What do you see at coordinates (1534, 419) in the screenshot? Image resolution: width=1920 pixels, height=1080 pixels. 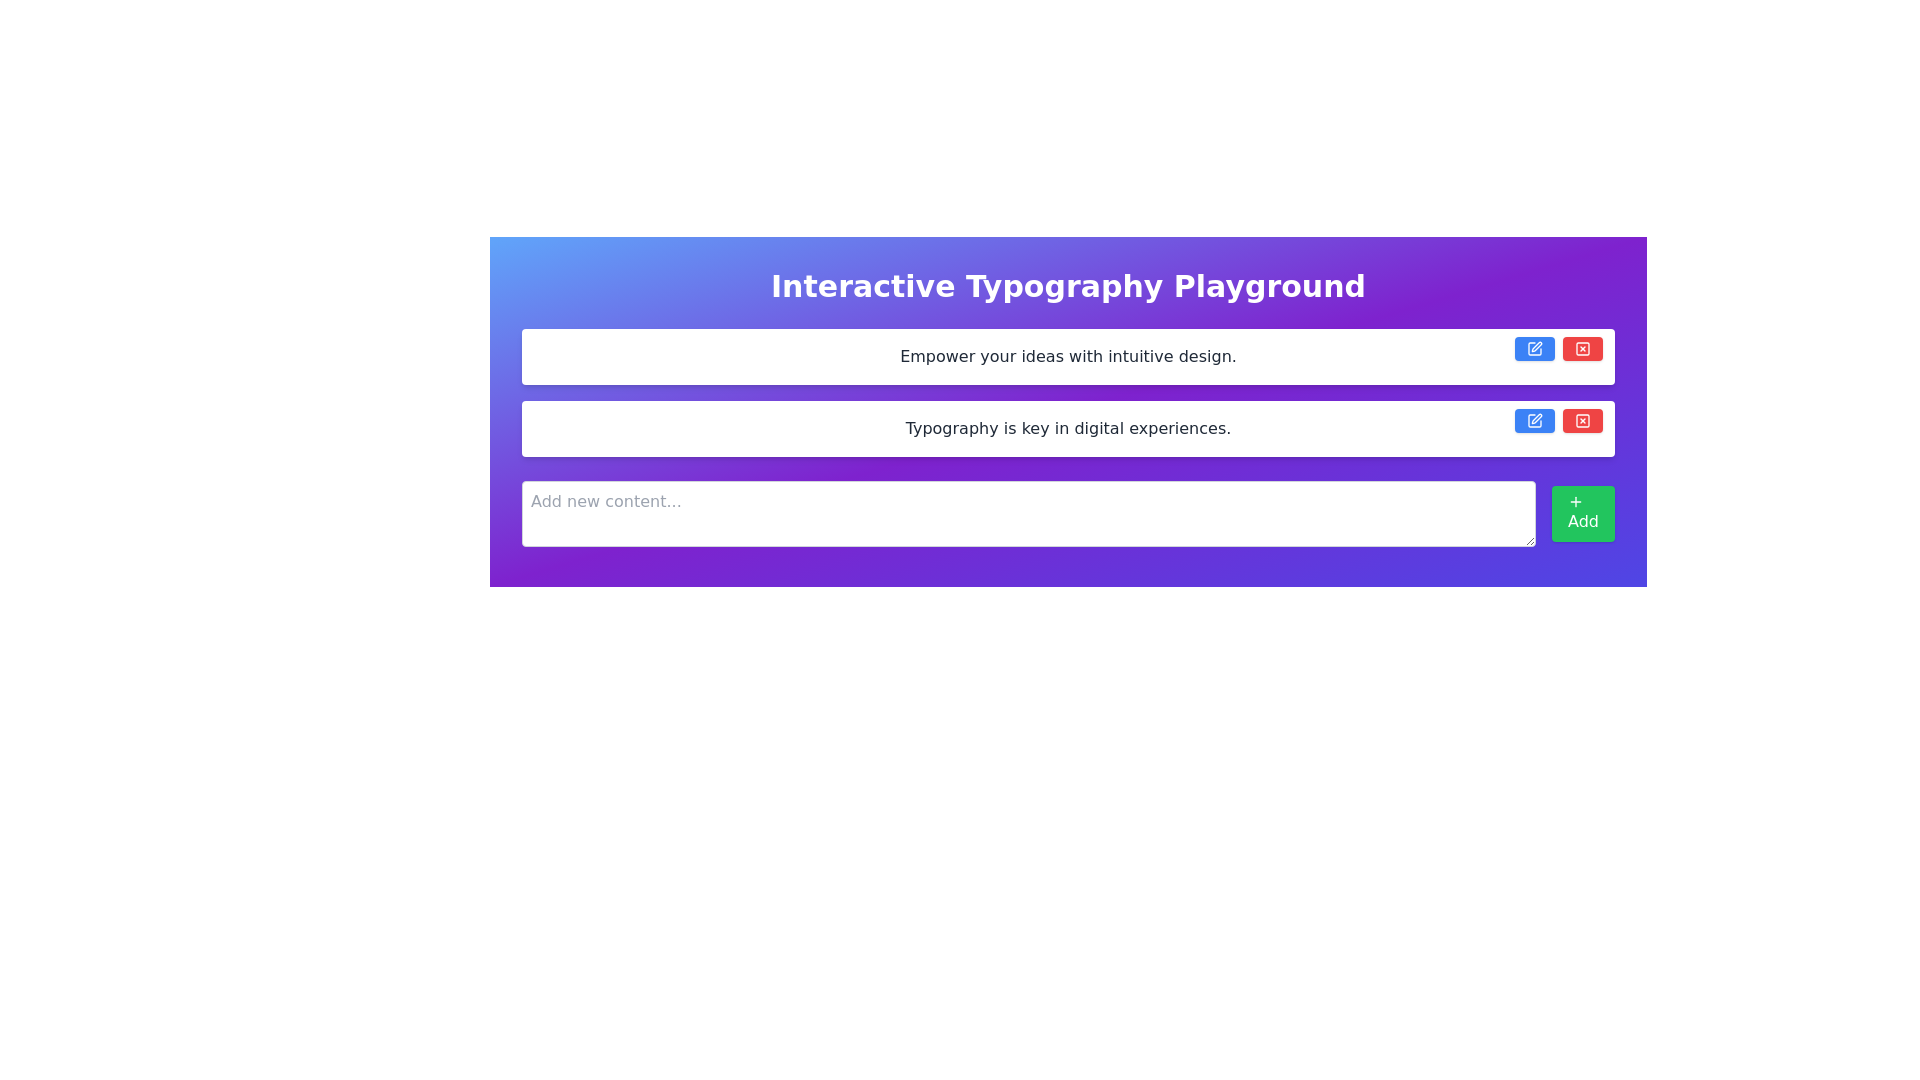 I see `the interactive edit button located in the top-right corner of the text input field labeled 'Typography is key in digital experiences.'` at bounding box center [1534, 419].